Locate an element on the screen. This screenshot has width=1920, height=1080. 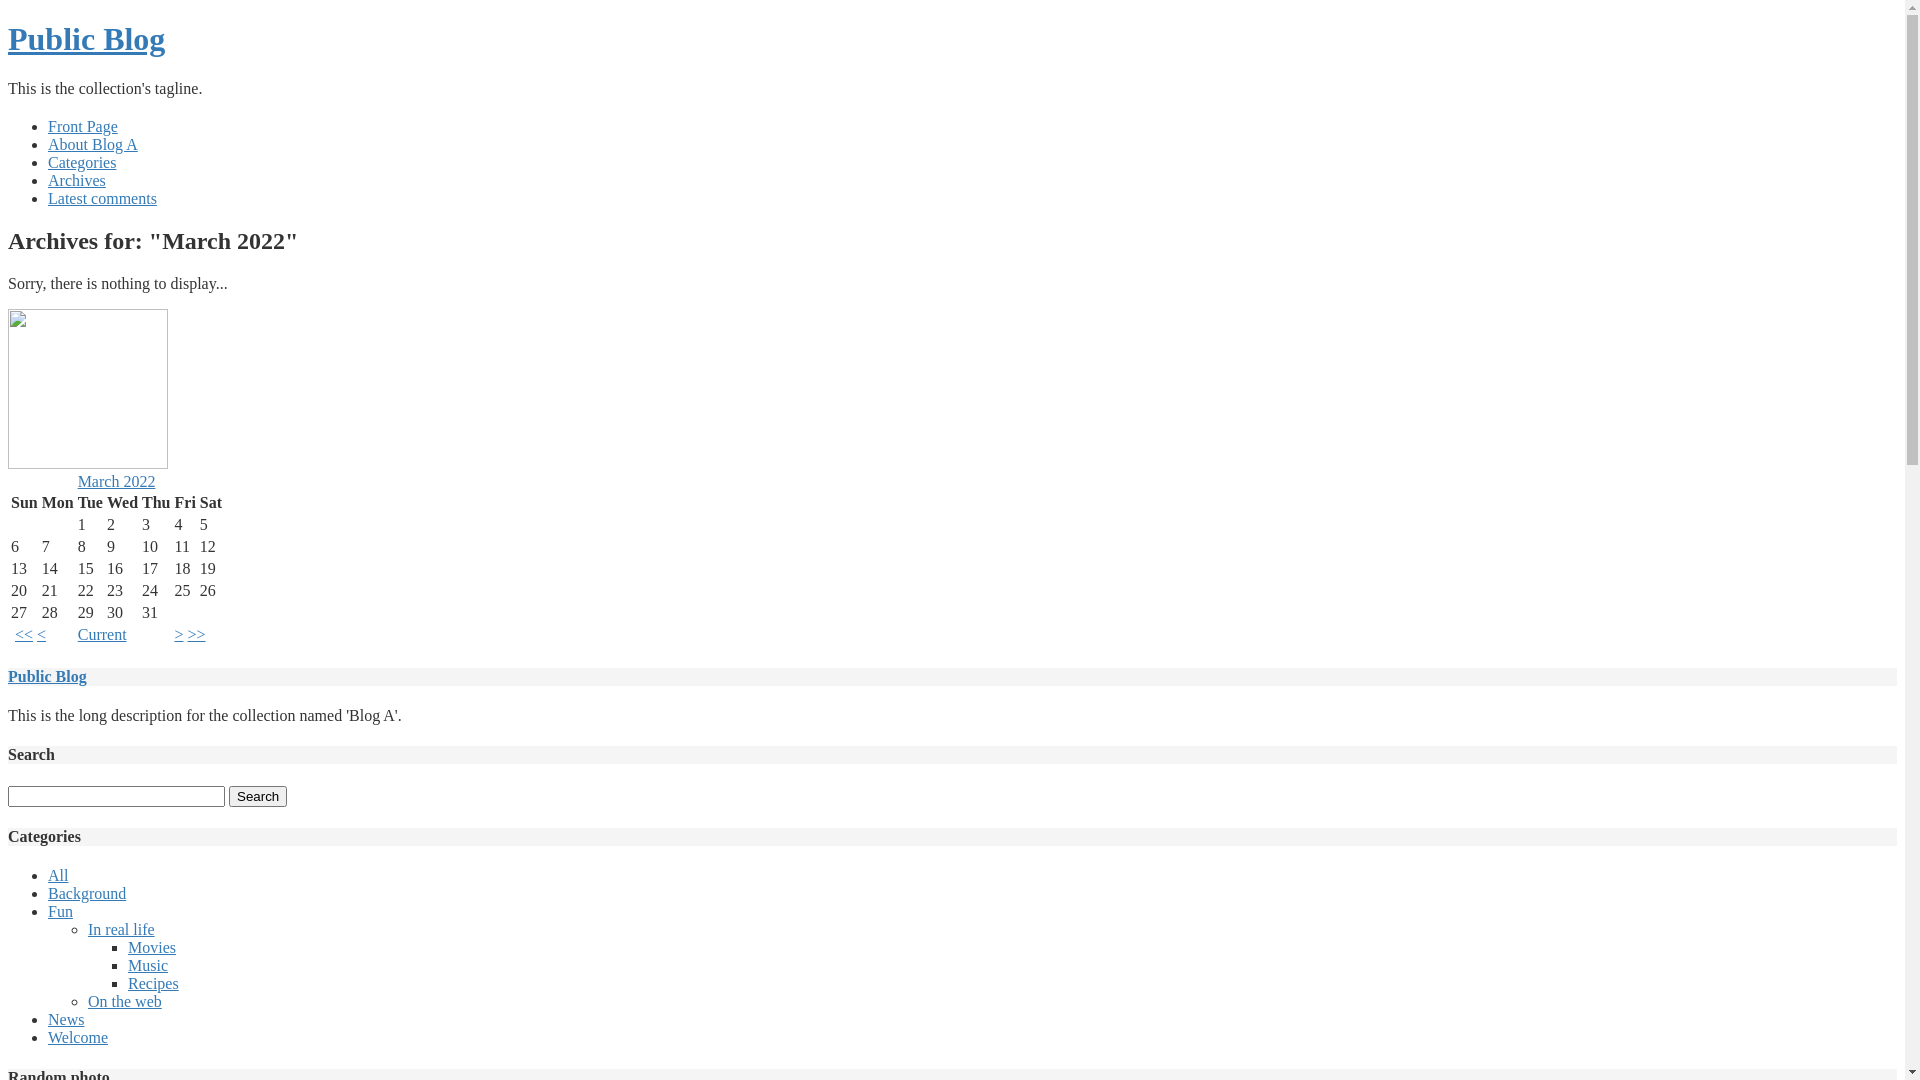
'Latest comments' is located at coordinates (101, 198).